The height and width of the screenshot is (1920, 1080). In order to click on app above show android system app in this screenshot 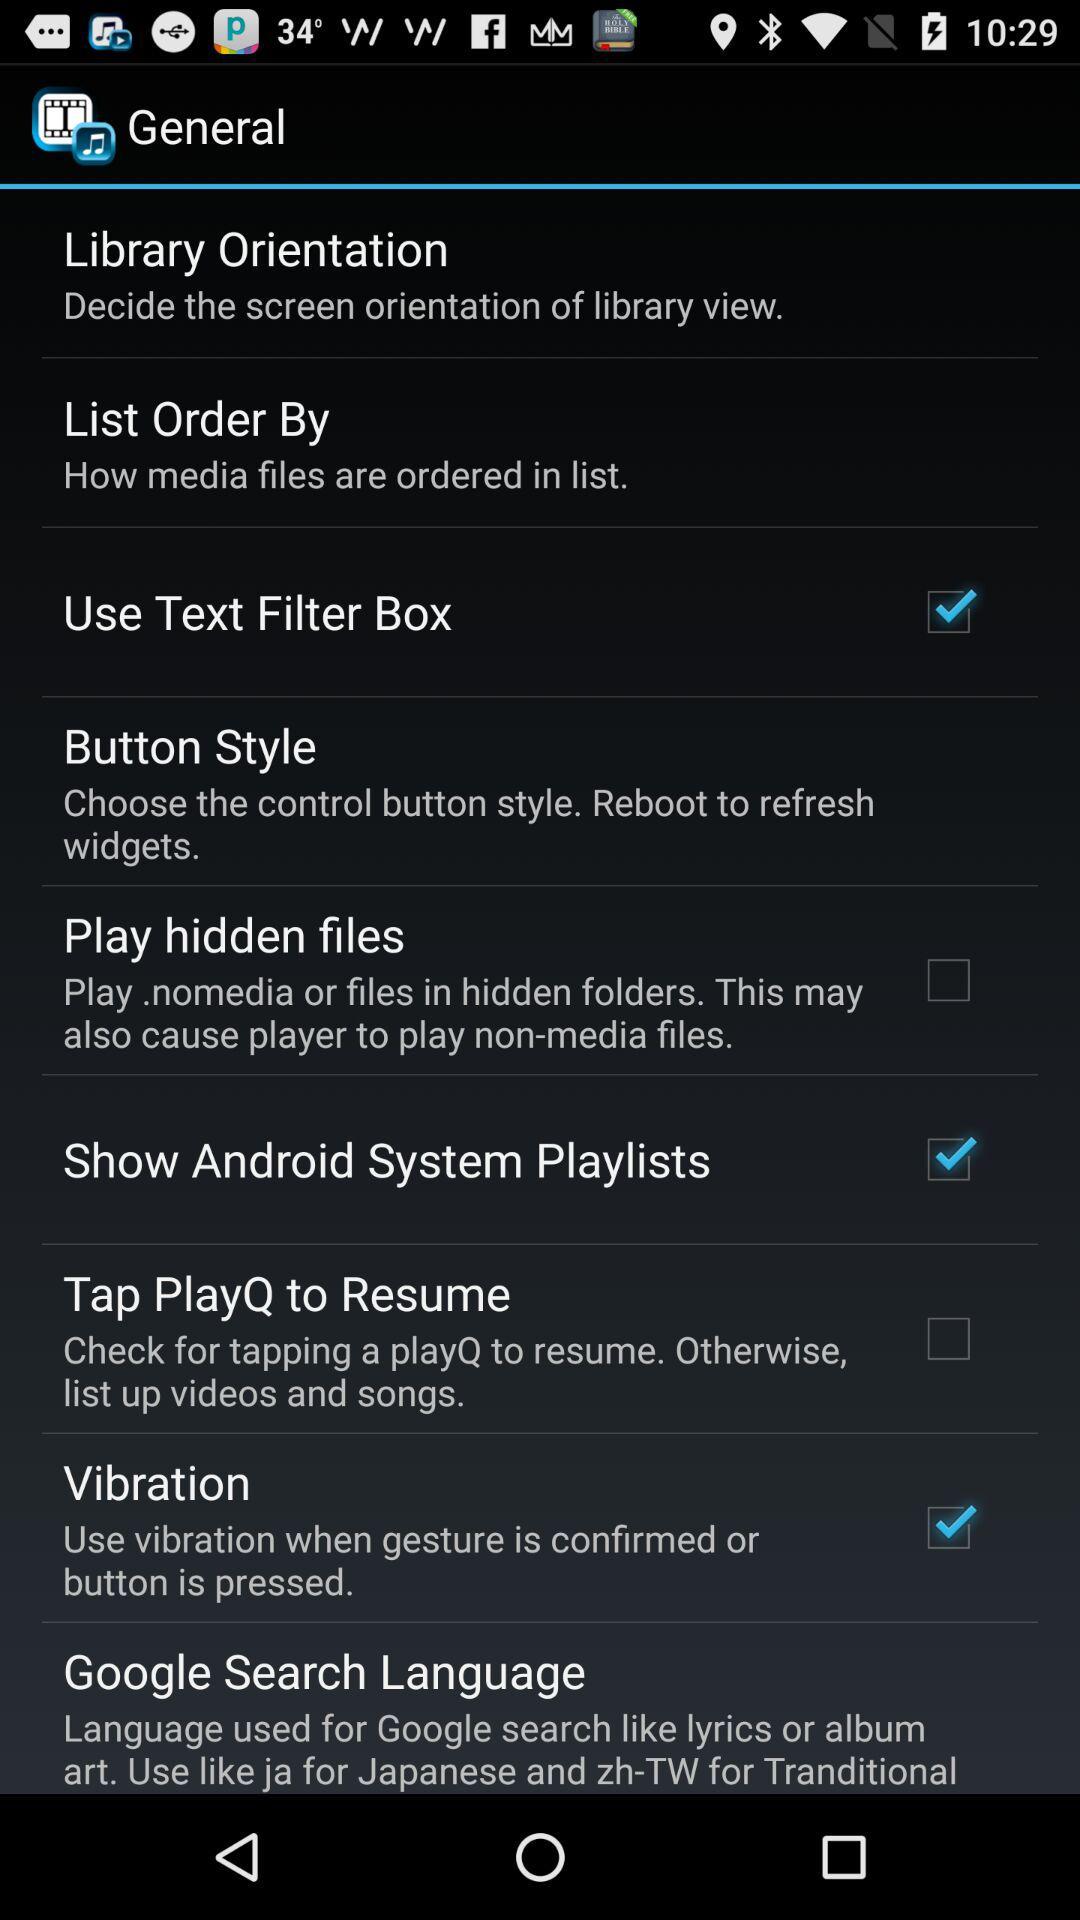, I will do `click(463, 1012)`.